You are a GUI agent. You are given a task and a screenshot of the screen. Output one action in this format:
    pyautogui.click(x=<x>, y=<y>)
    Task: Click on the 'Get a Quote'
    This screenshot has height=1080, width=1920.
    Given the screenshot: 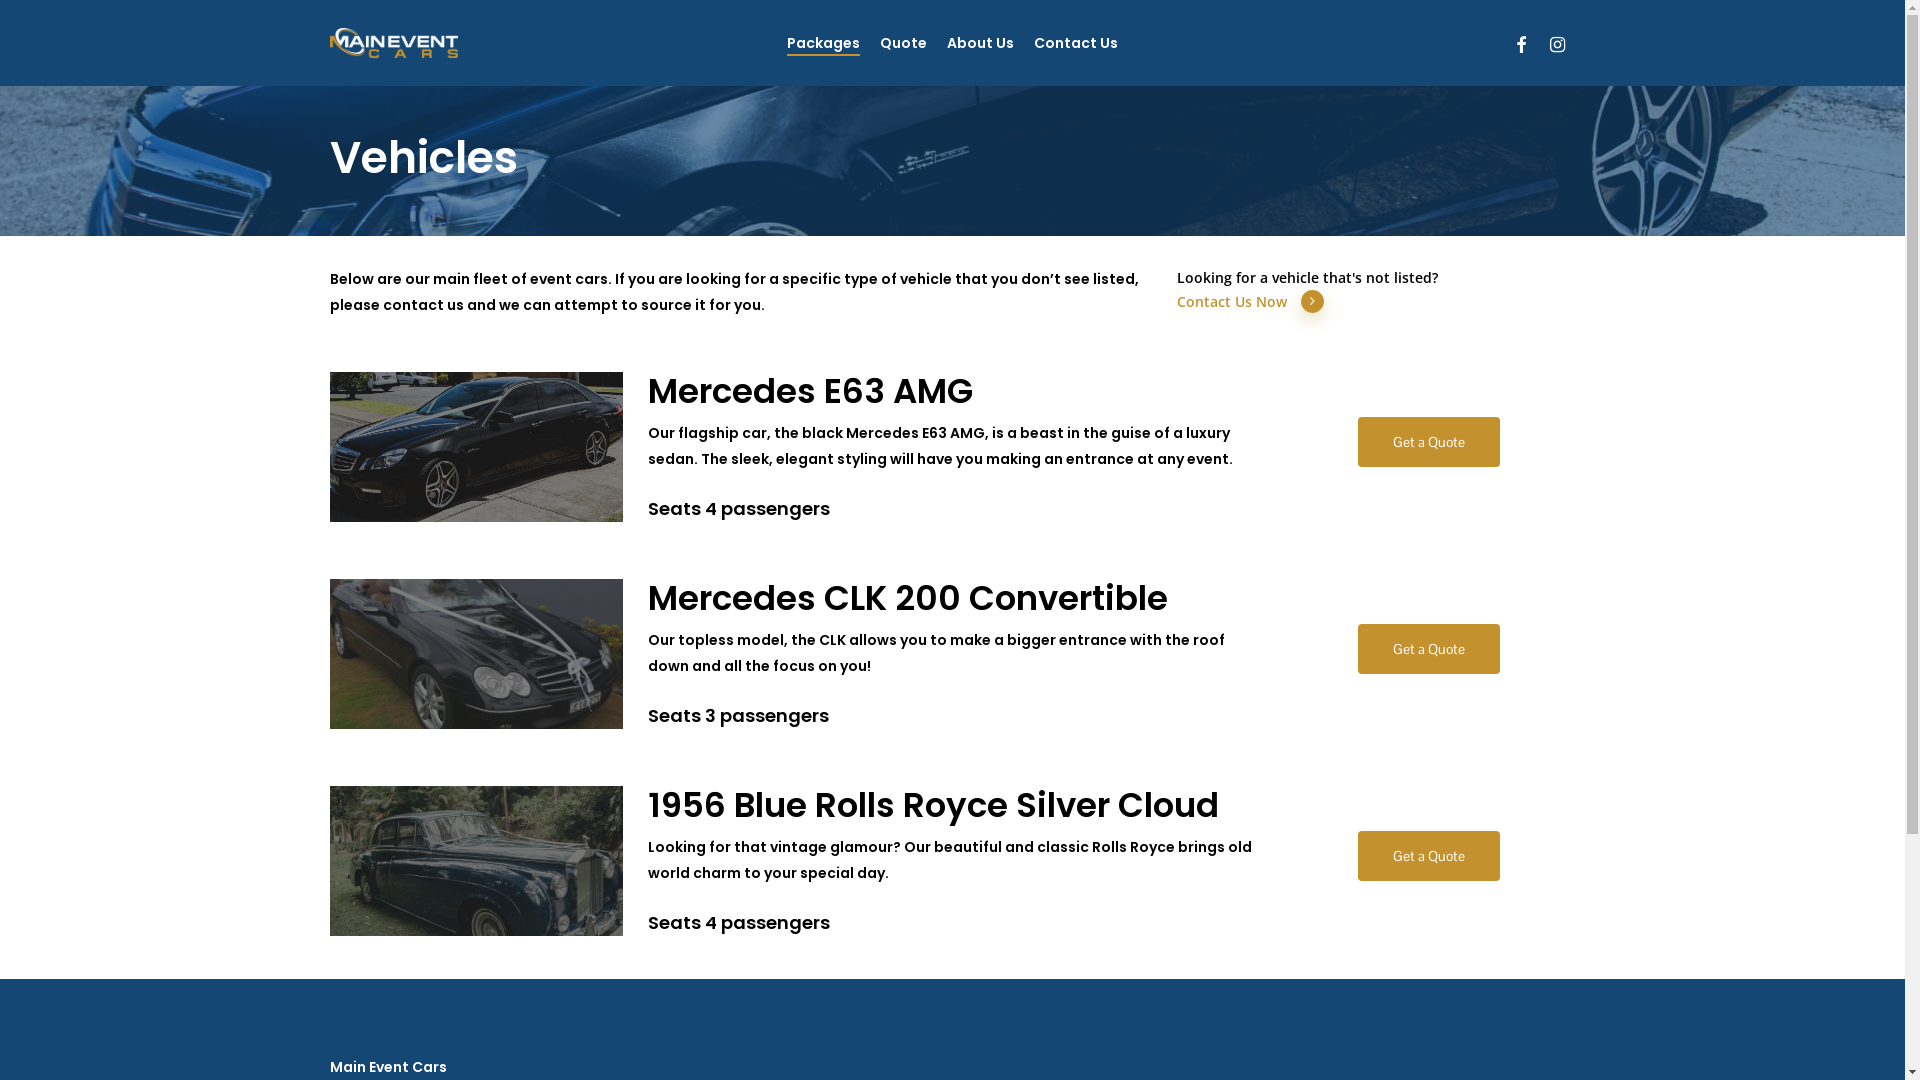 What is the action you would take?
    pyautogui.click(x=1358, y=855)
    